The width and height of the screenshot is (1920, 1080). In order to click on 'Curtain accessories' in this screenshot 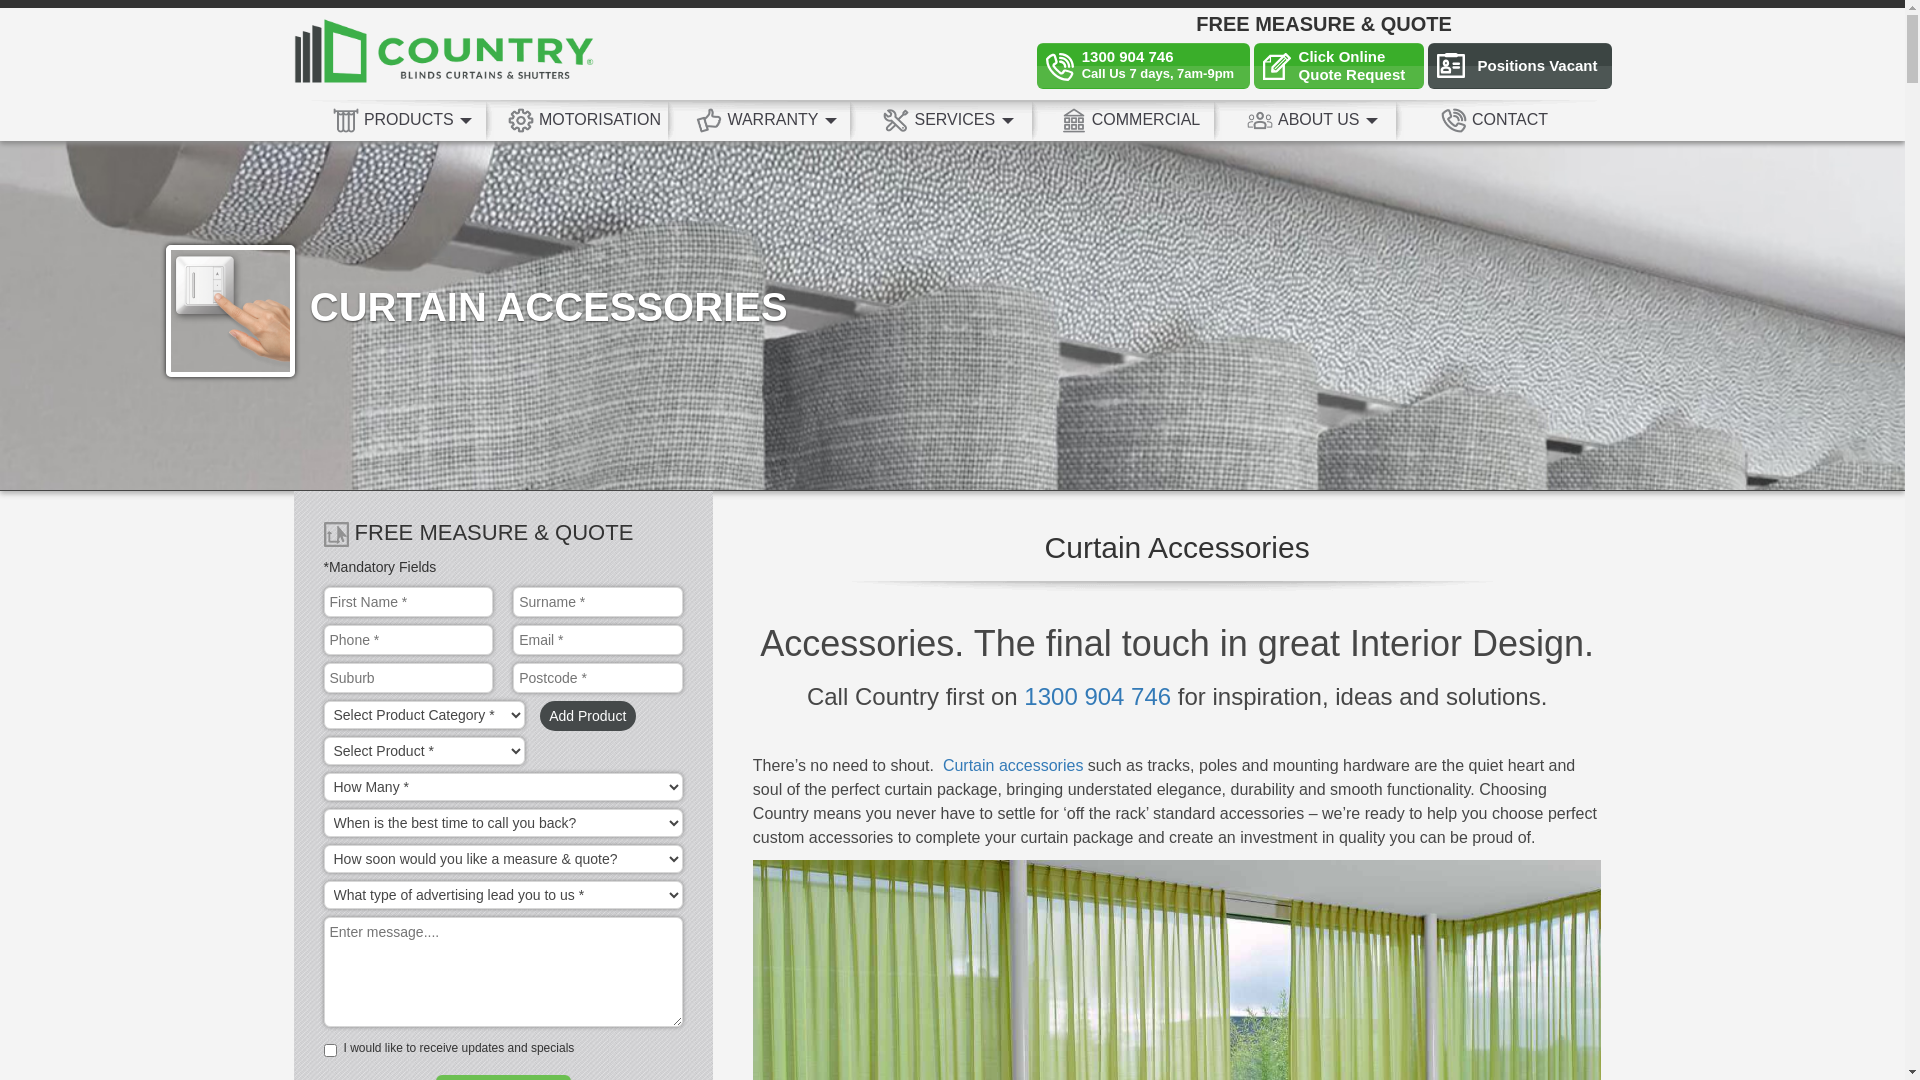, I will do `click(1013, 765)`.